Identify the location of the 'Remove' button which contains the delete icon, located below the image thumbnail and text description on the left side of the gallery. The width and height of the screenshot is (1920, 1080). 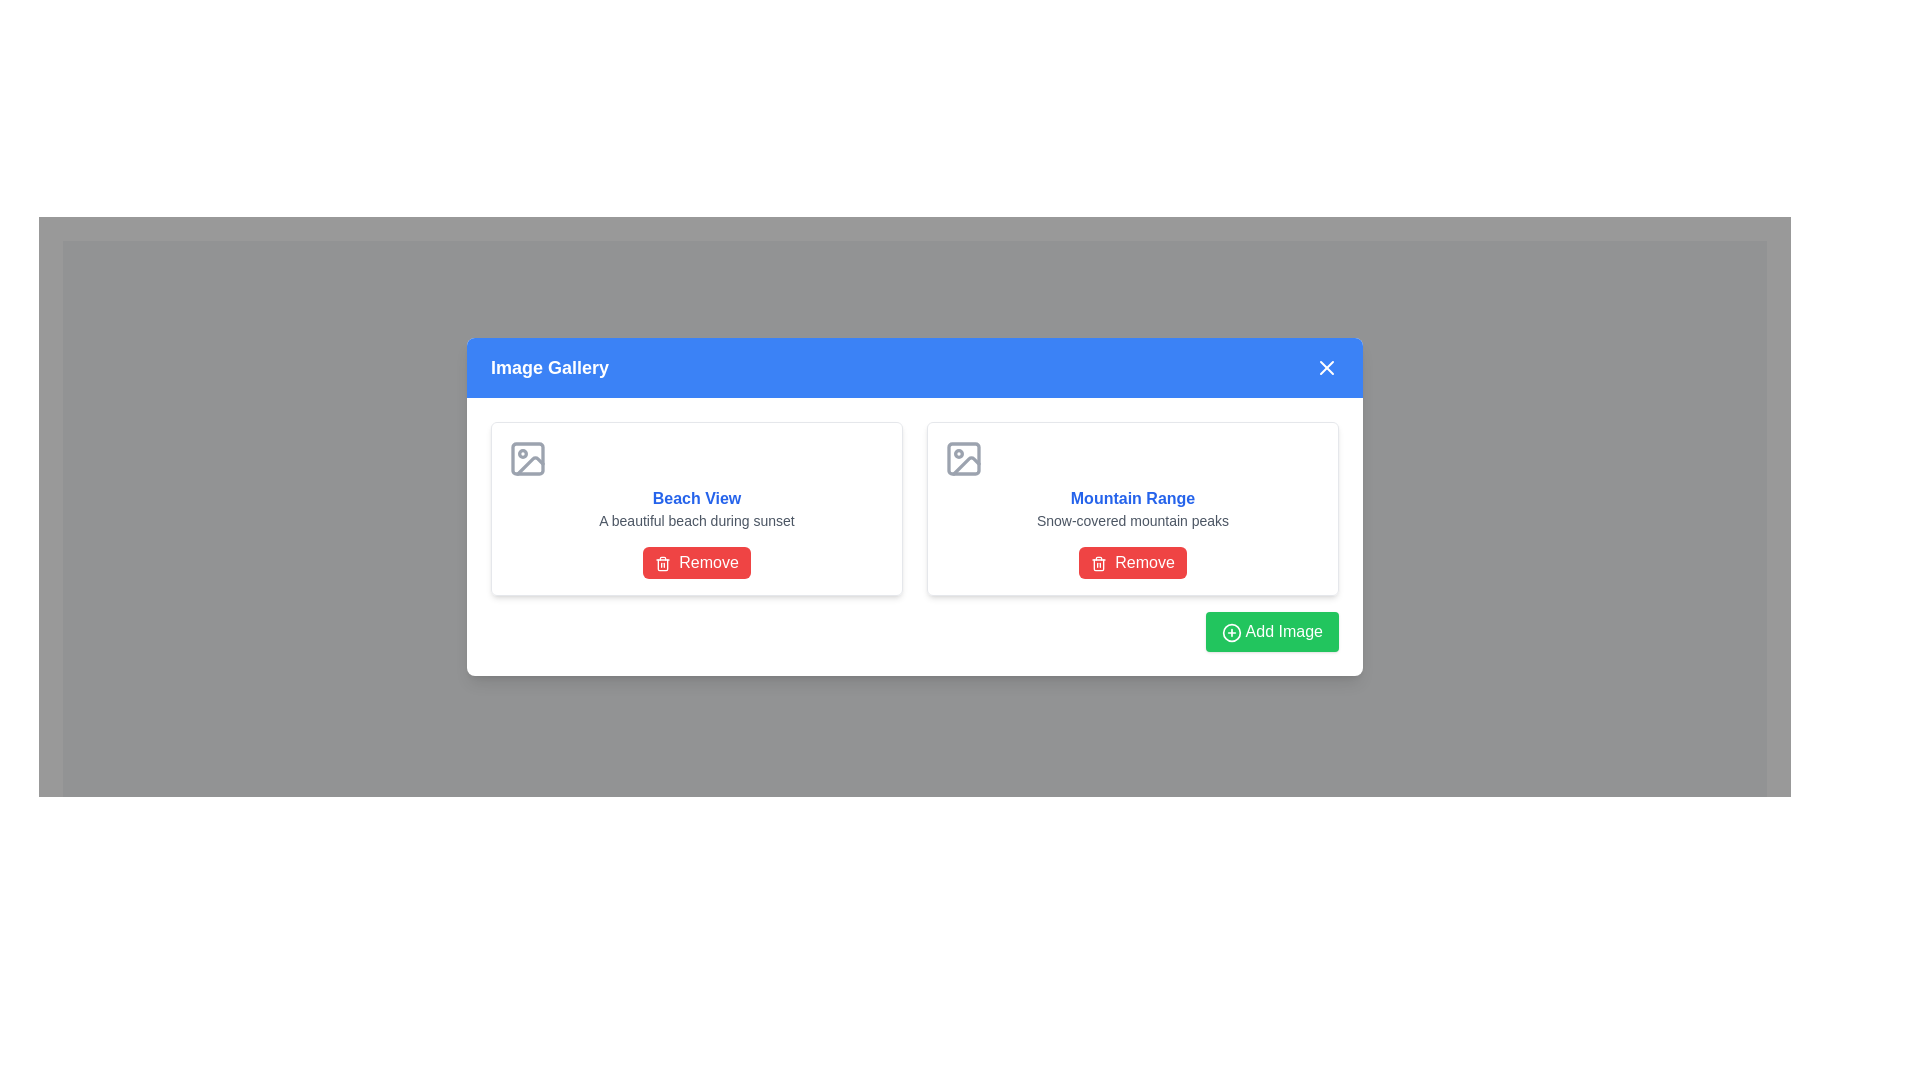
(1098, 563).